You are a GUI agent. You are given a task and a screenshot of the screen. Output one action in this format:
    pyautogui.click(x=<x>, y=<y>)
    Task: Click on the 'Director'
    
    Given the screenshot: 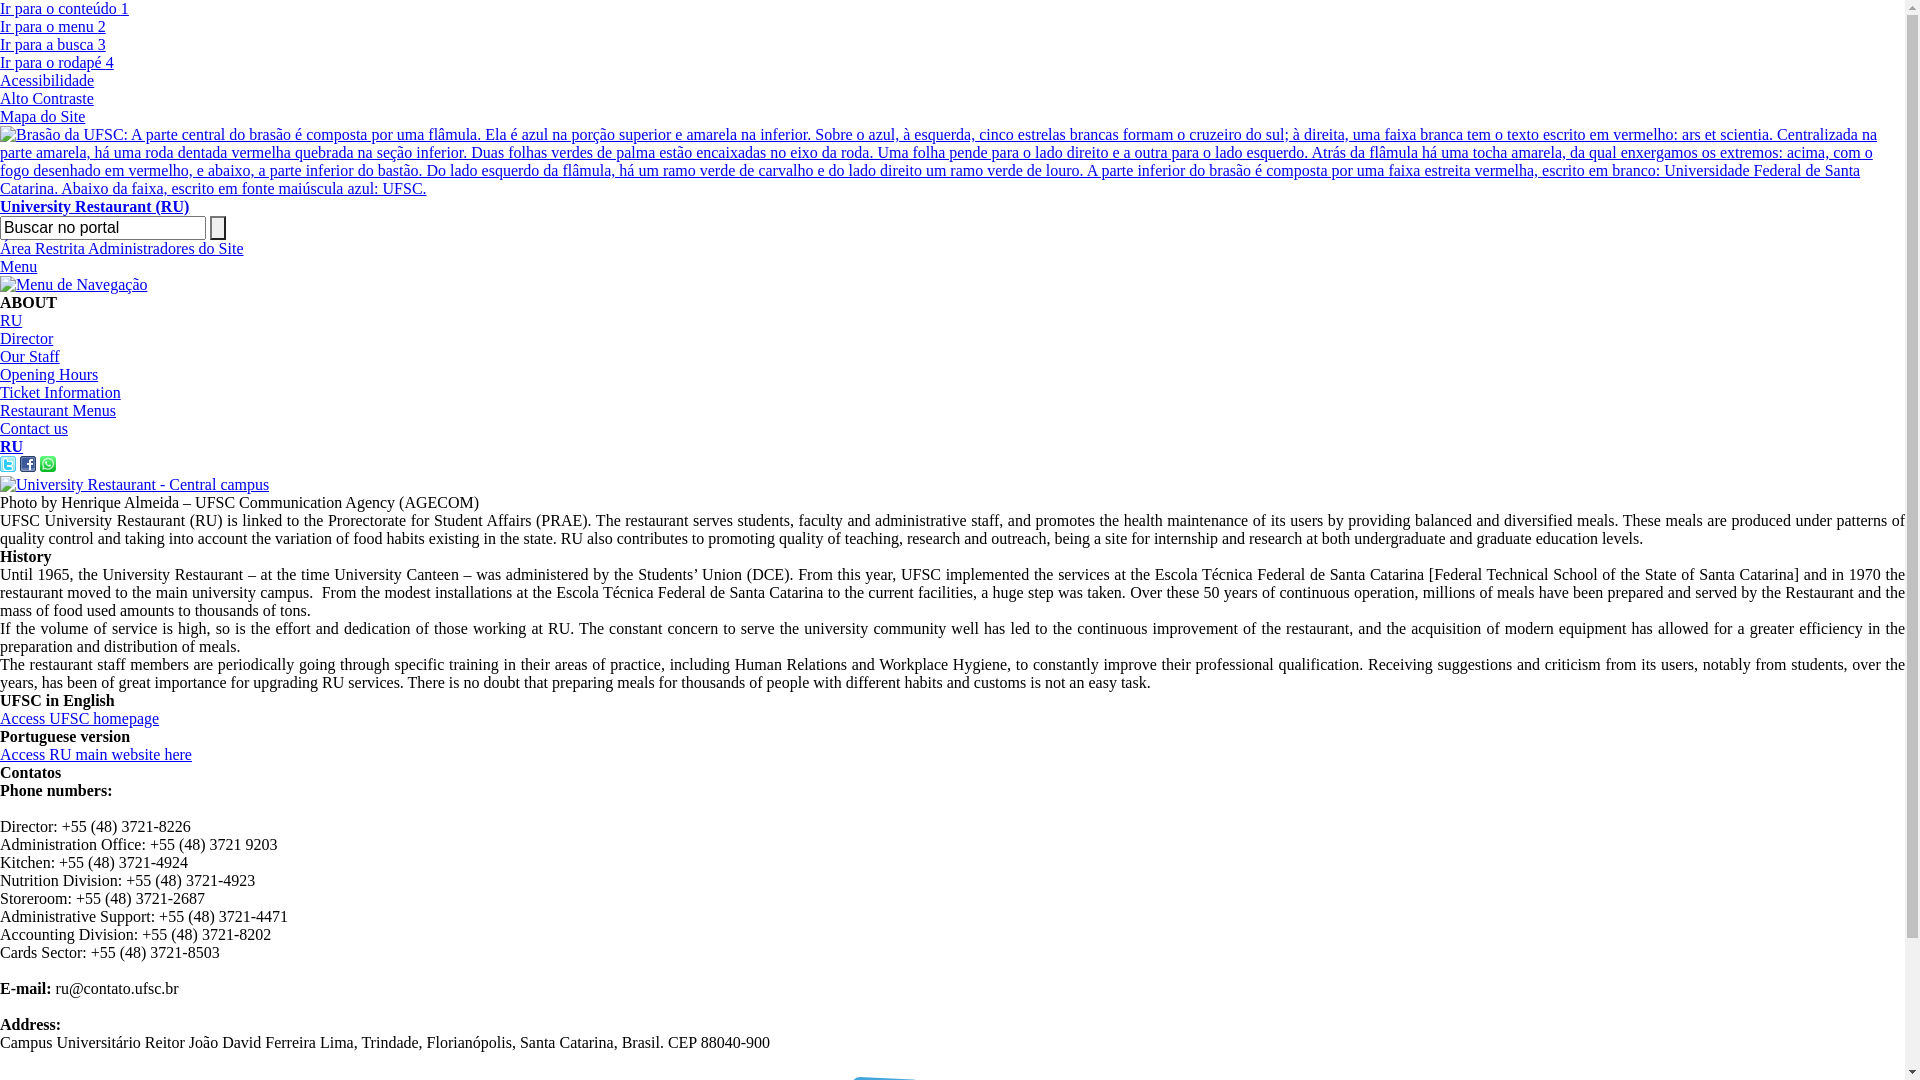 What is the action you would take?
    pyautogui.click(x=26, y=337)
    